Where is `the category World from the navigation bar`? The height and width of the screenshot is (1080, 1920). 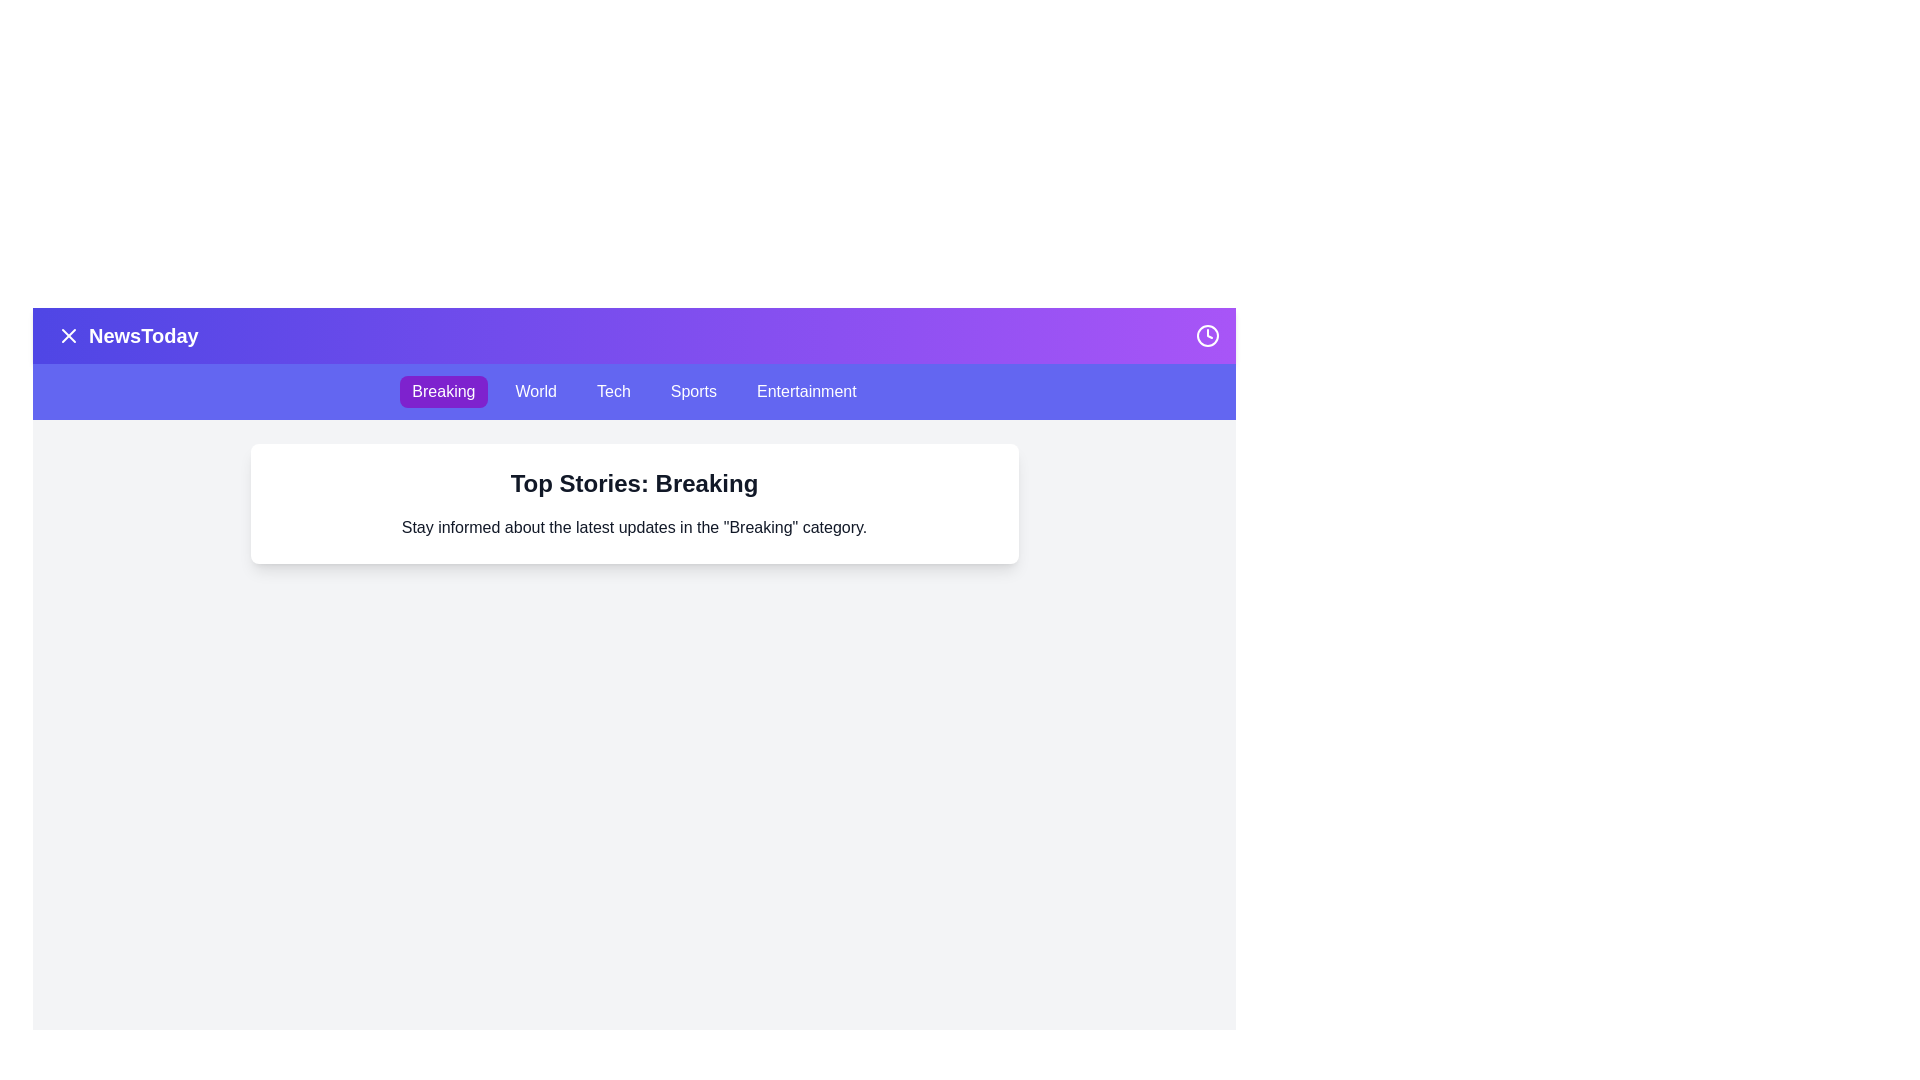
the category World from the navigation bar is located at coordinates (536, 392).